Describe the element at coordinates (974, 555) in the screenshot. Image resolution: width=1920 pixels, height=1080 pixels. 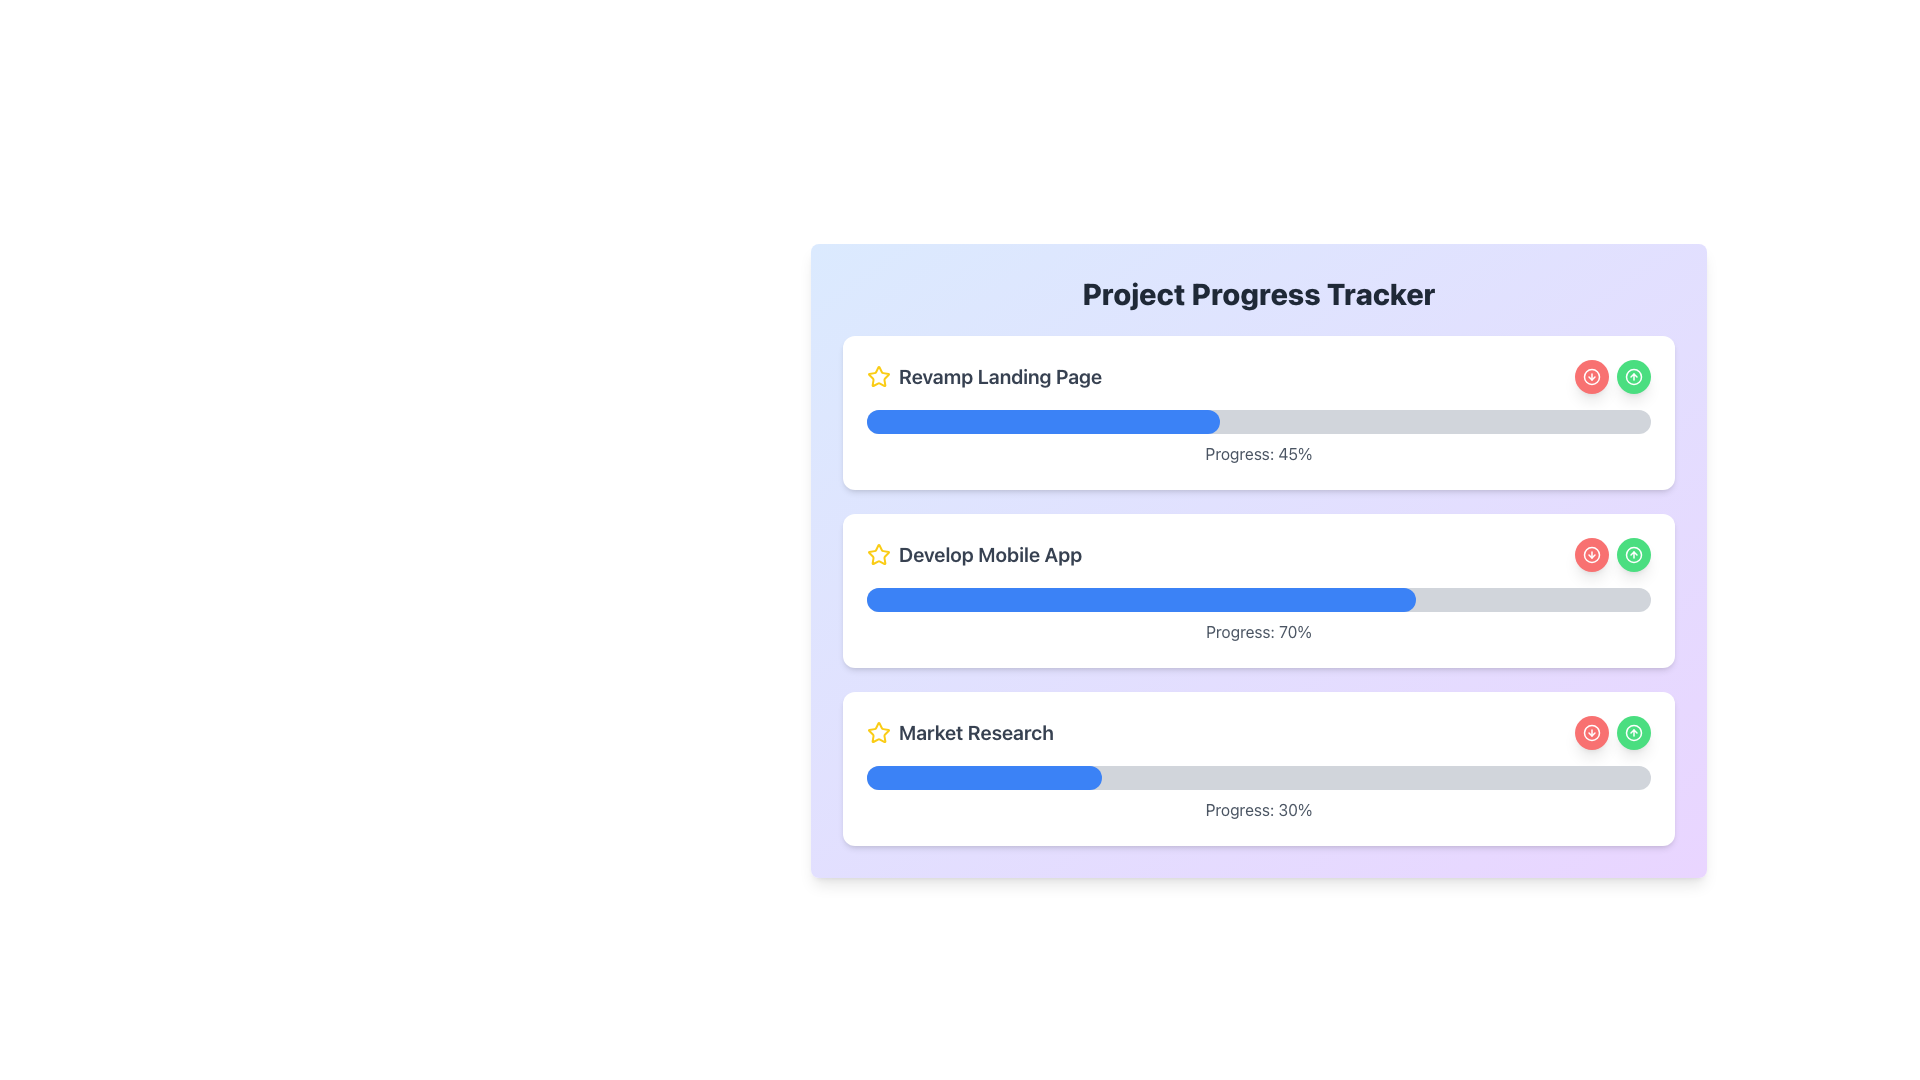
I see `the 'Develop Mobile App' text label with a yellow star icon` at that location.